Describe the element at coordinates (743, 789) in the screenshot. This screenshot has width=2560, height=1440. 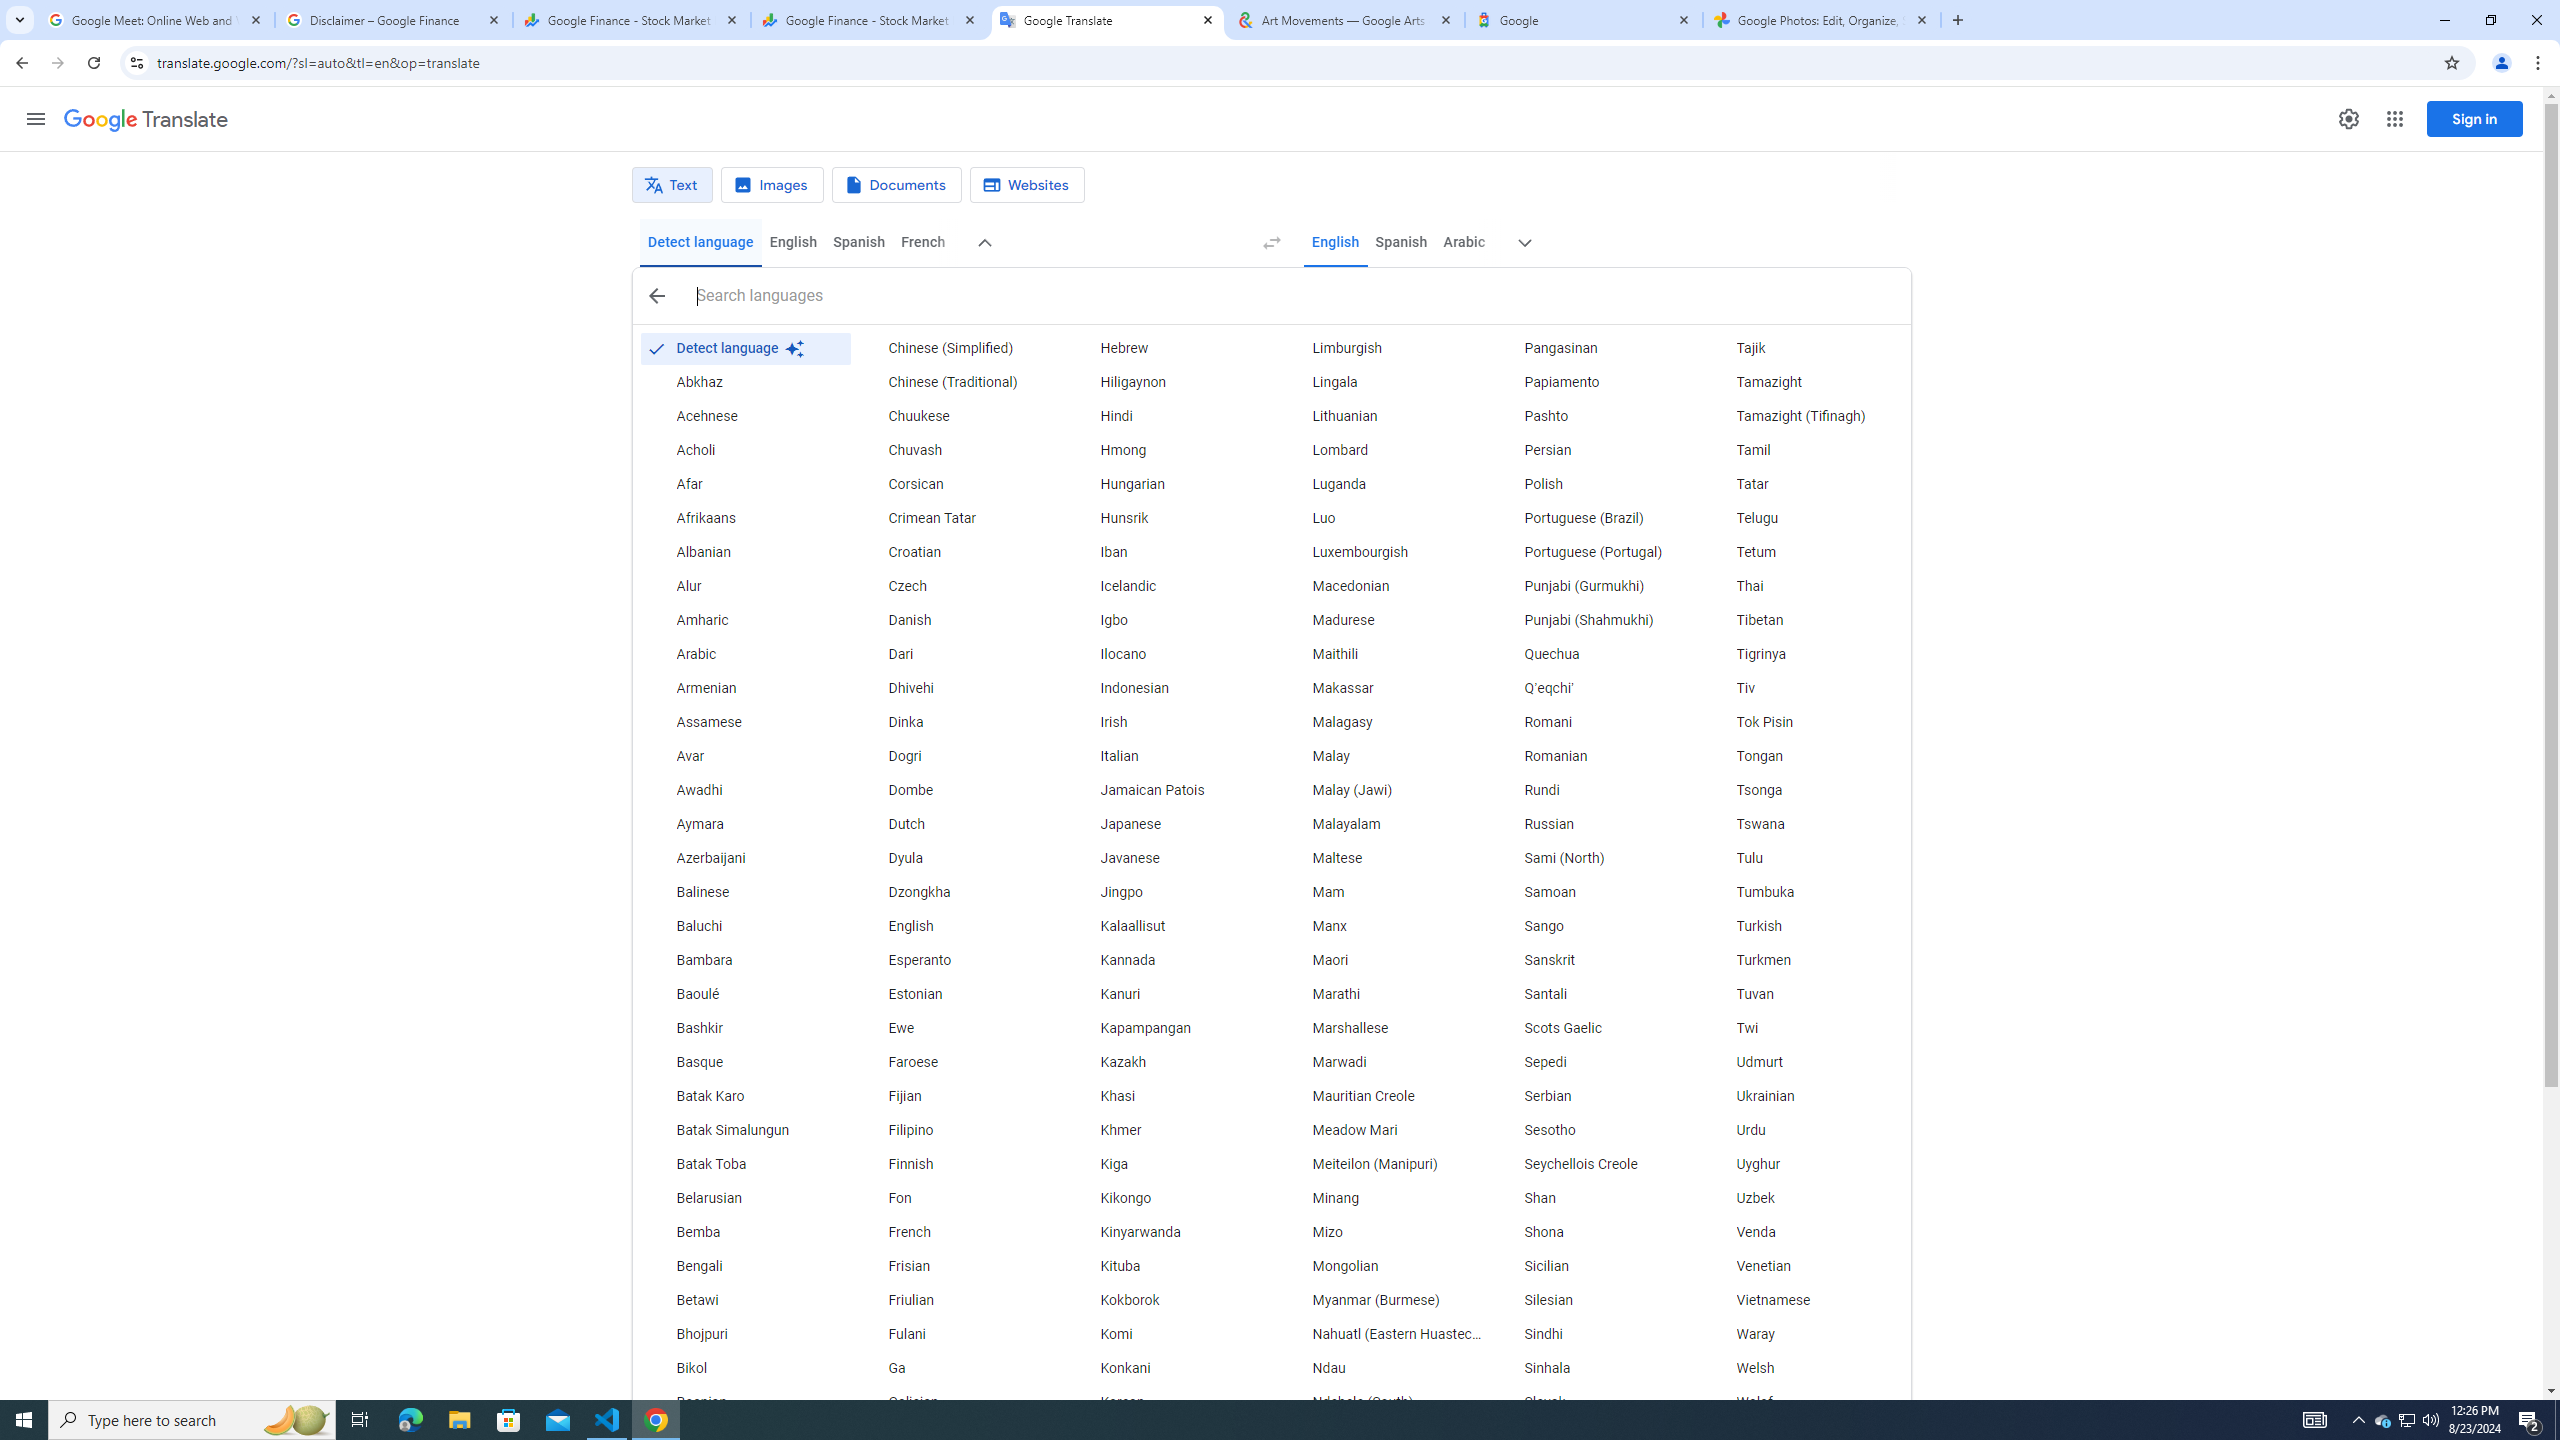
I see `'Awadhi'` at that location.